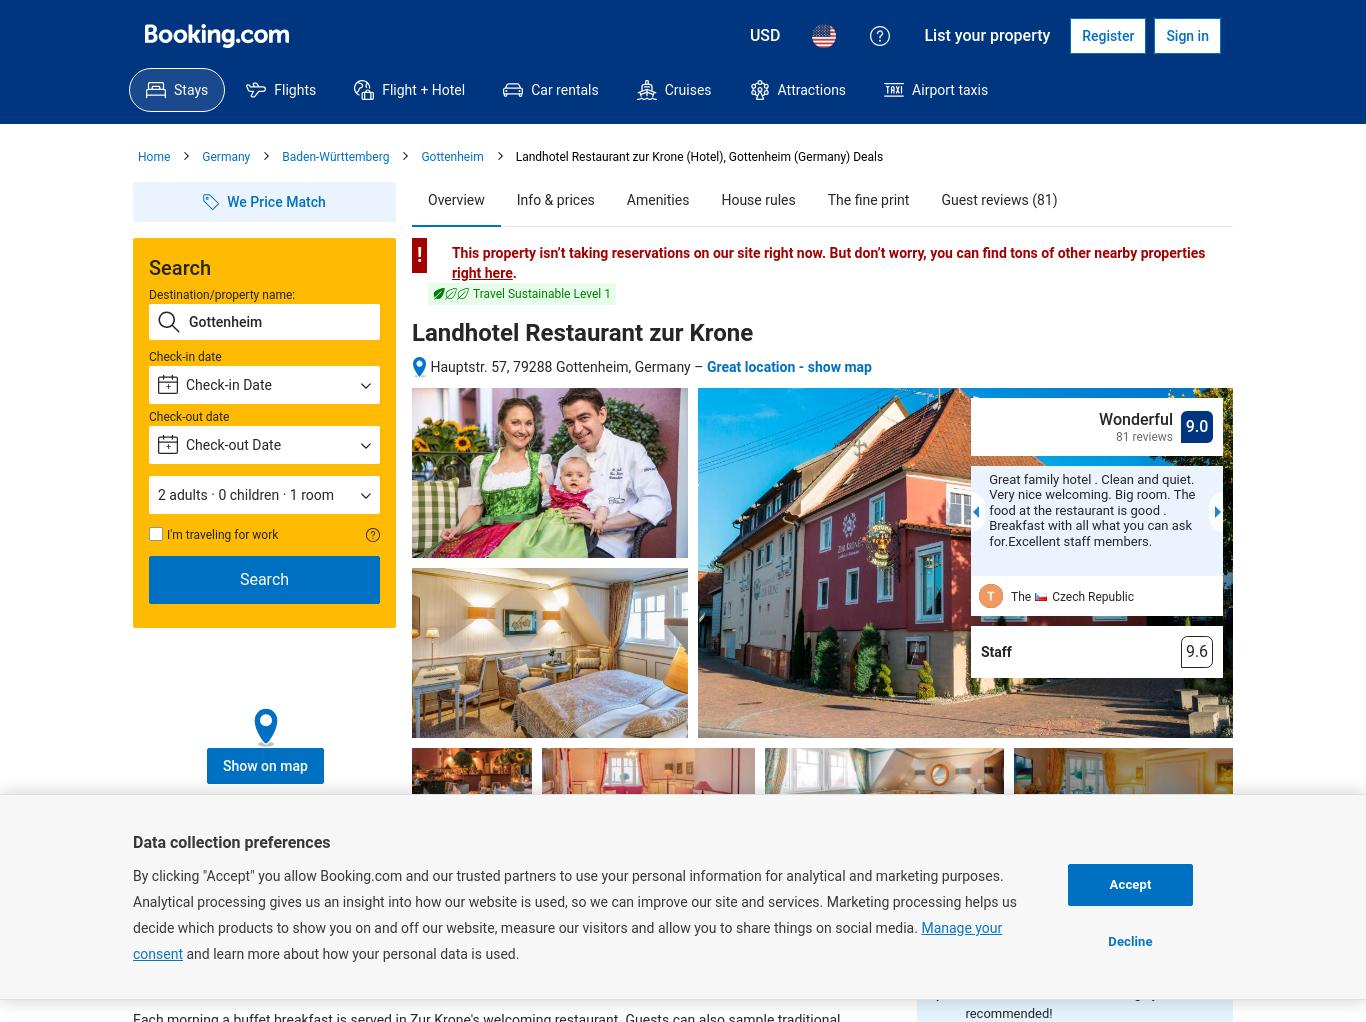 The height and width of the screenshot is (1022, 1366). Describe the element at coordinates (224, 155) in the screenshot. I see `'Germany'` at that location.